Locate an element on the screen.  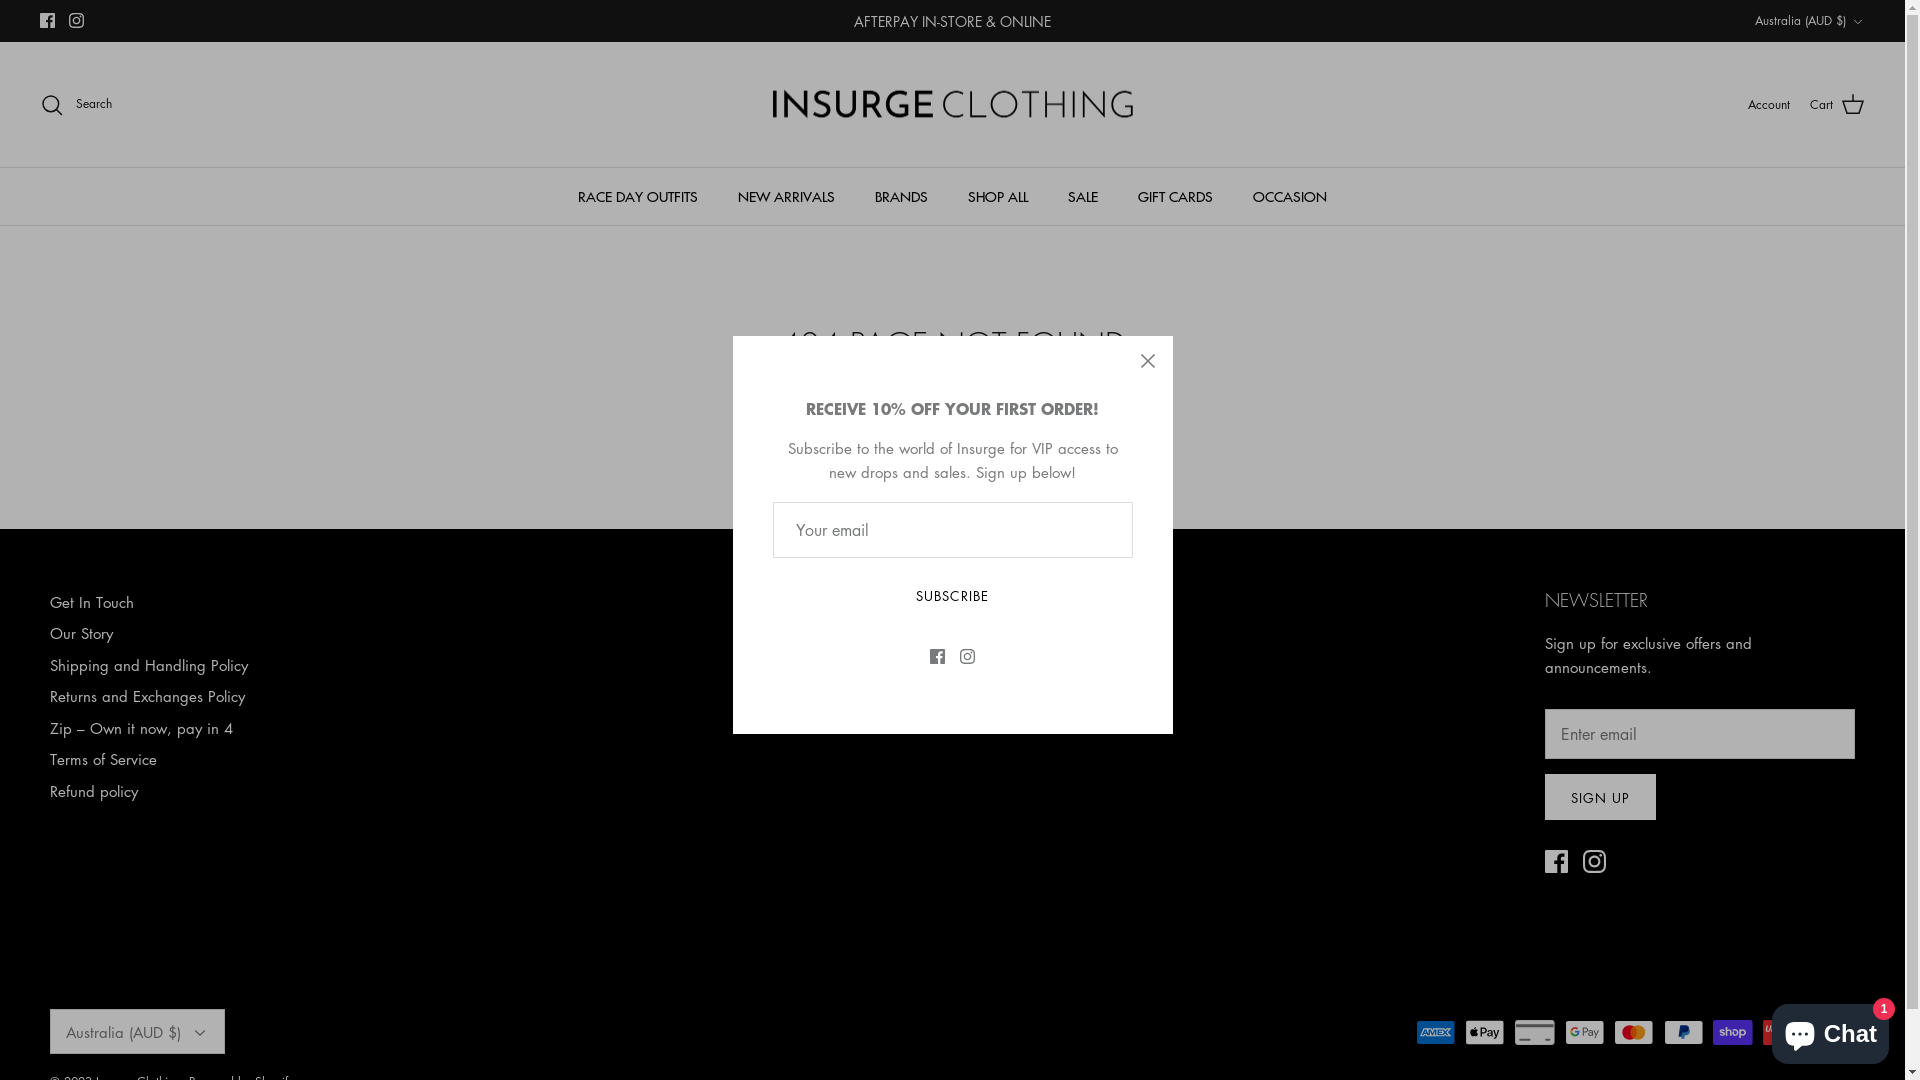
'SIGN UP' is located at coordinates (1600, 796).